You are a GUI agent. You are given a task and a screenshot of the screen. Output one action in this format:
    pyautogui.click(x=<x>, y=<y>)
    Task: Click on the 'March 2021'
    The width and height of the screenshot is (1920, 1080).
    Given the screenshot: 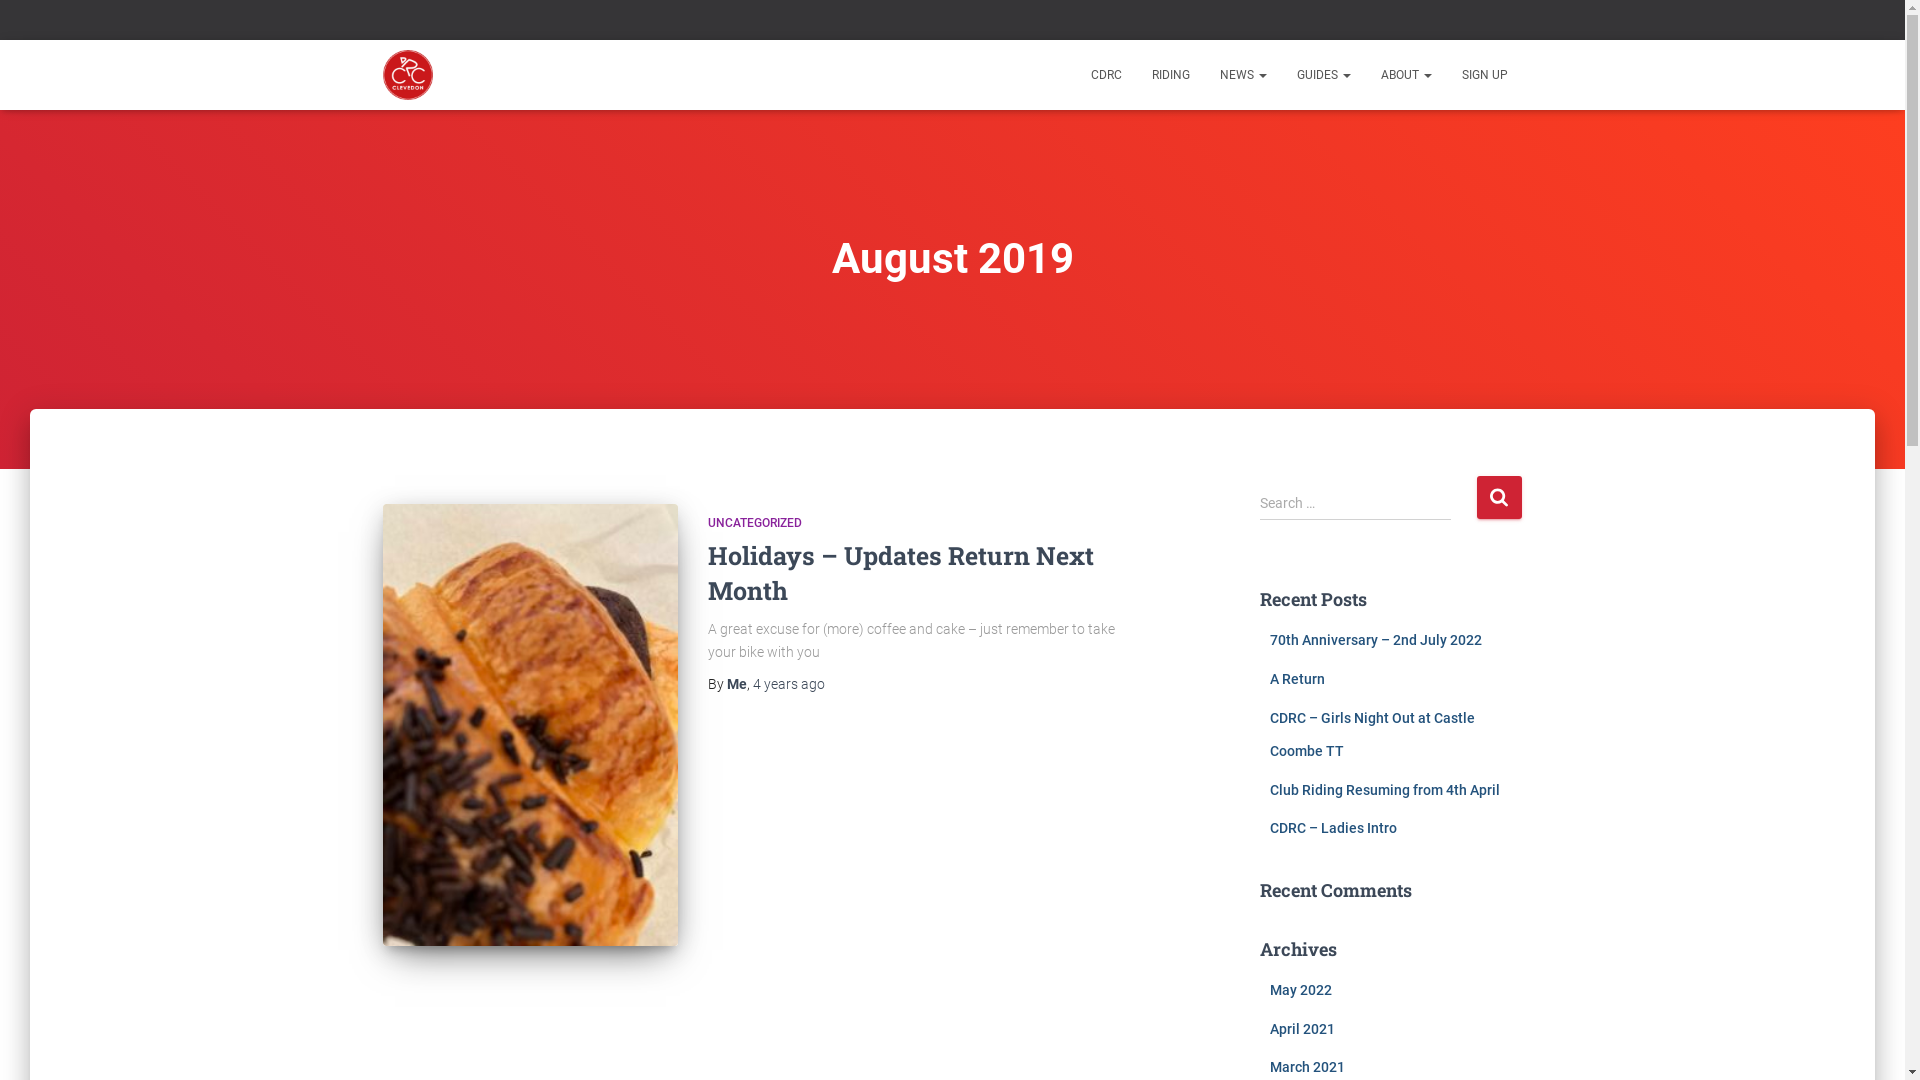 What is the action you would take?
    pyautogui.click(x=1269, y=1066)
    